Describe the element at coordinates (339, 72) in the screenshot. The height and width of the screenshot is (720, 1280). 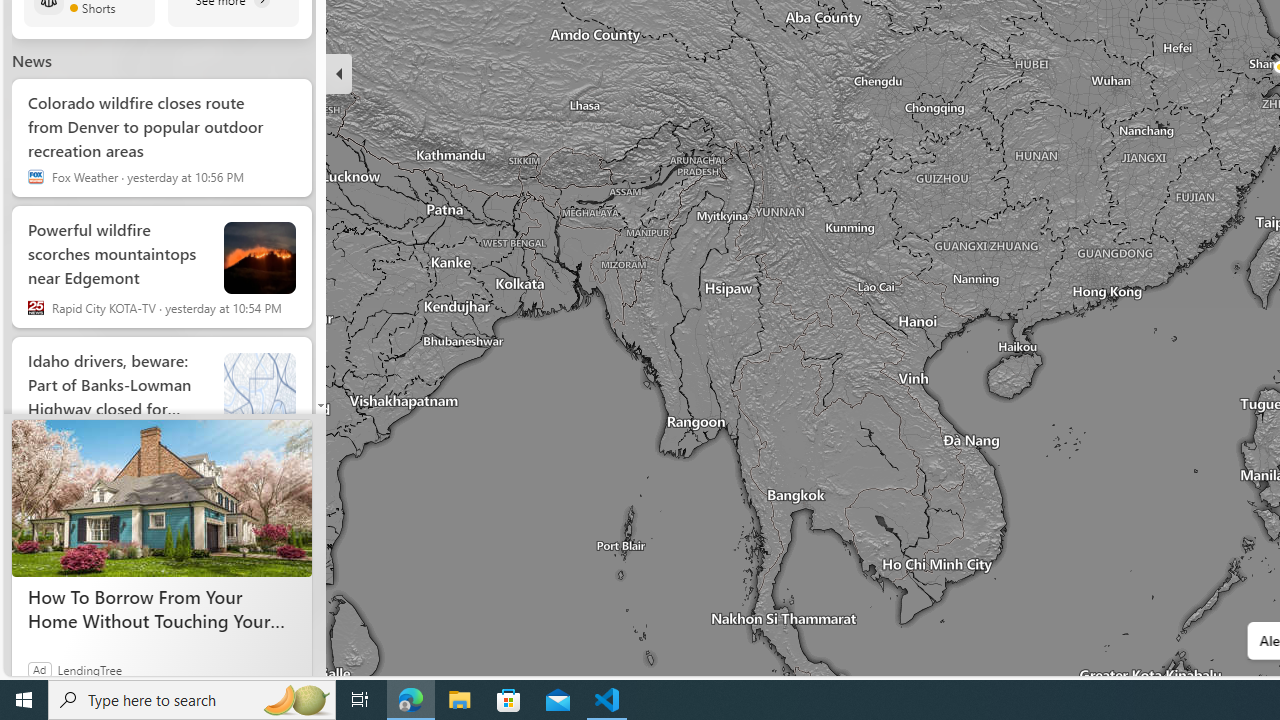
I see `'Hide'` at that location.